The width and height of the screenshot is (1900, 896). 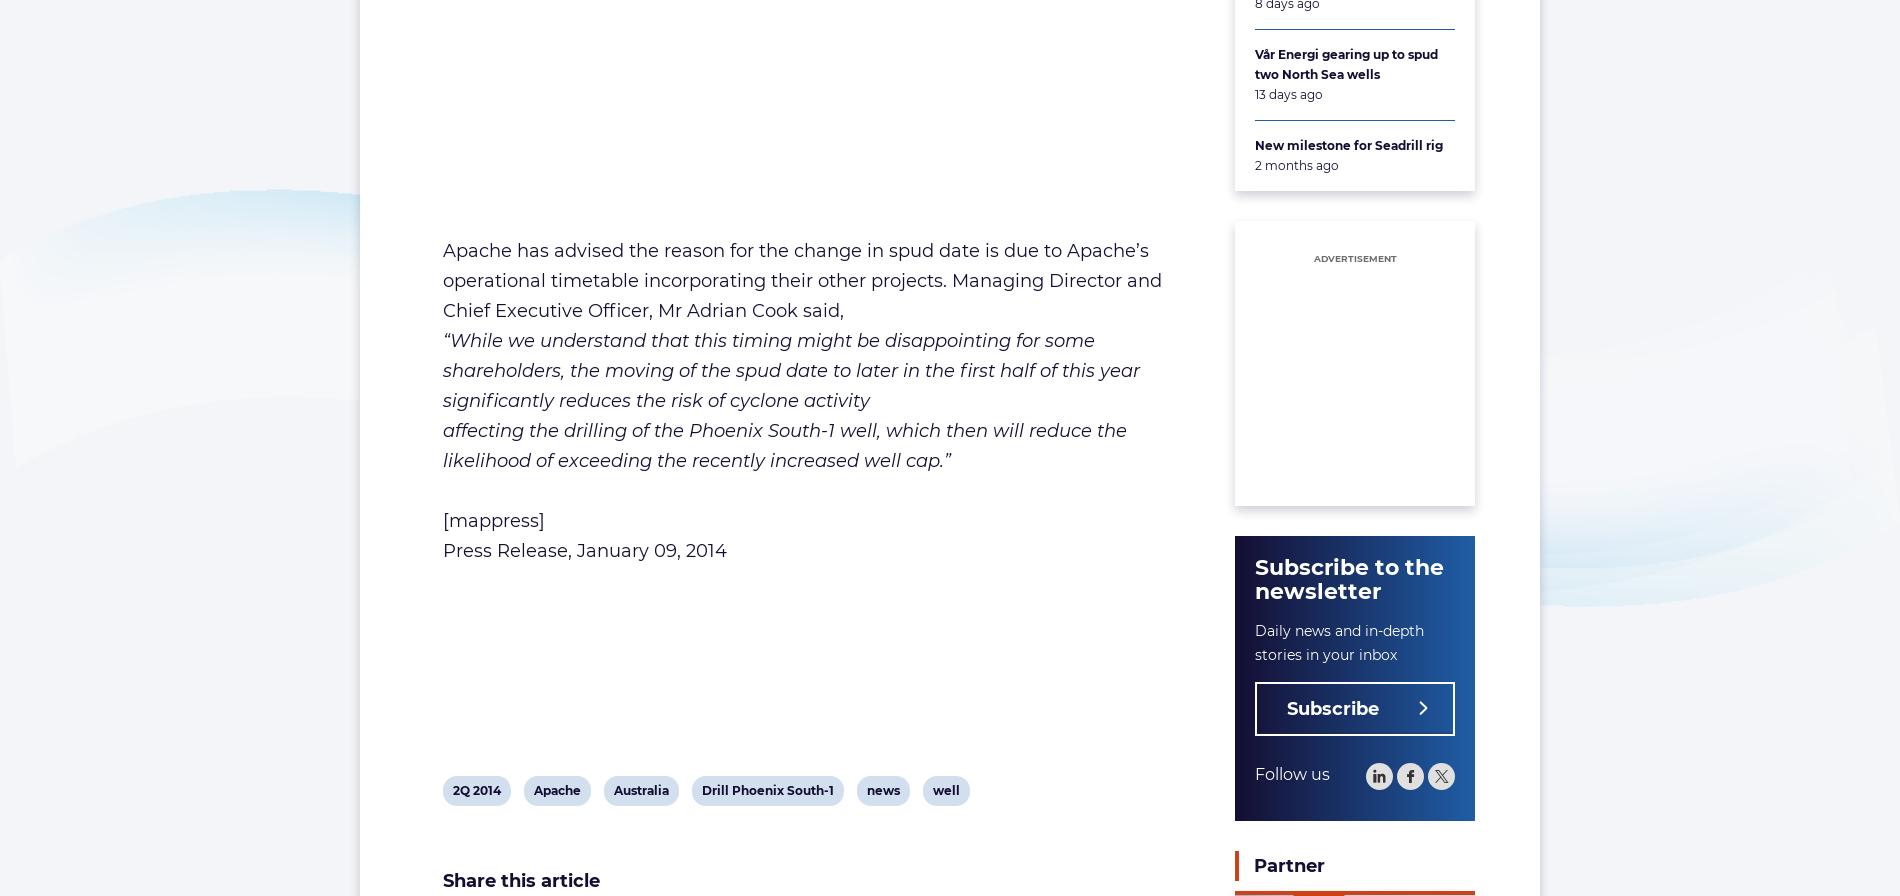 I want to click on 'Subscribe', so click(x=1332, y=708).